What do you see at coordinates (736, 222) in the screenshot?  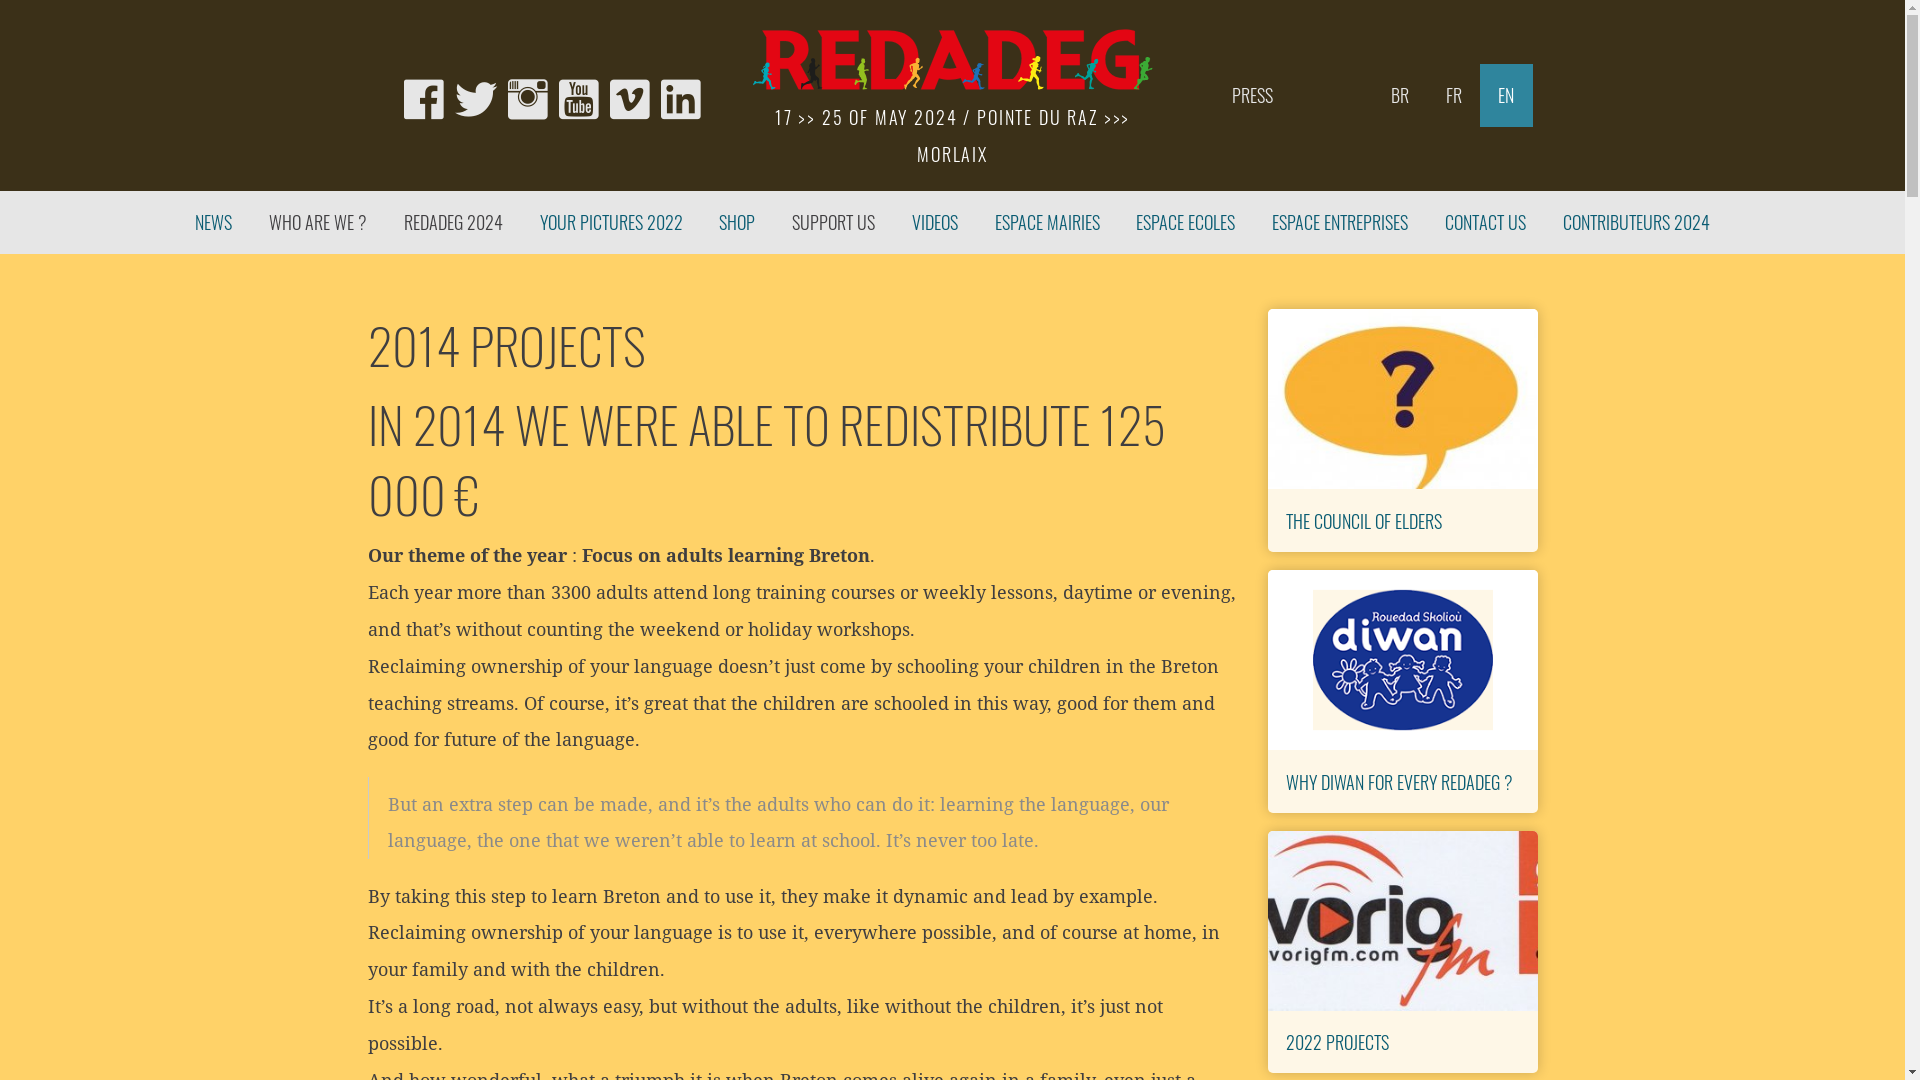 I see `'SHOP'` at bounding box center [736, 222].